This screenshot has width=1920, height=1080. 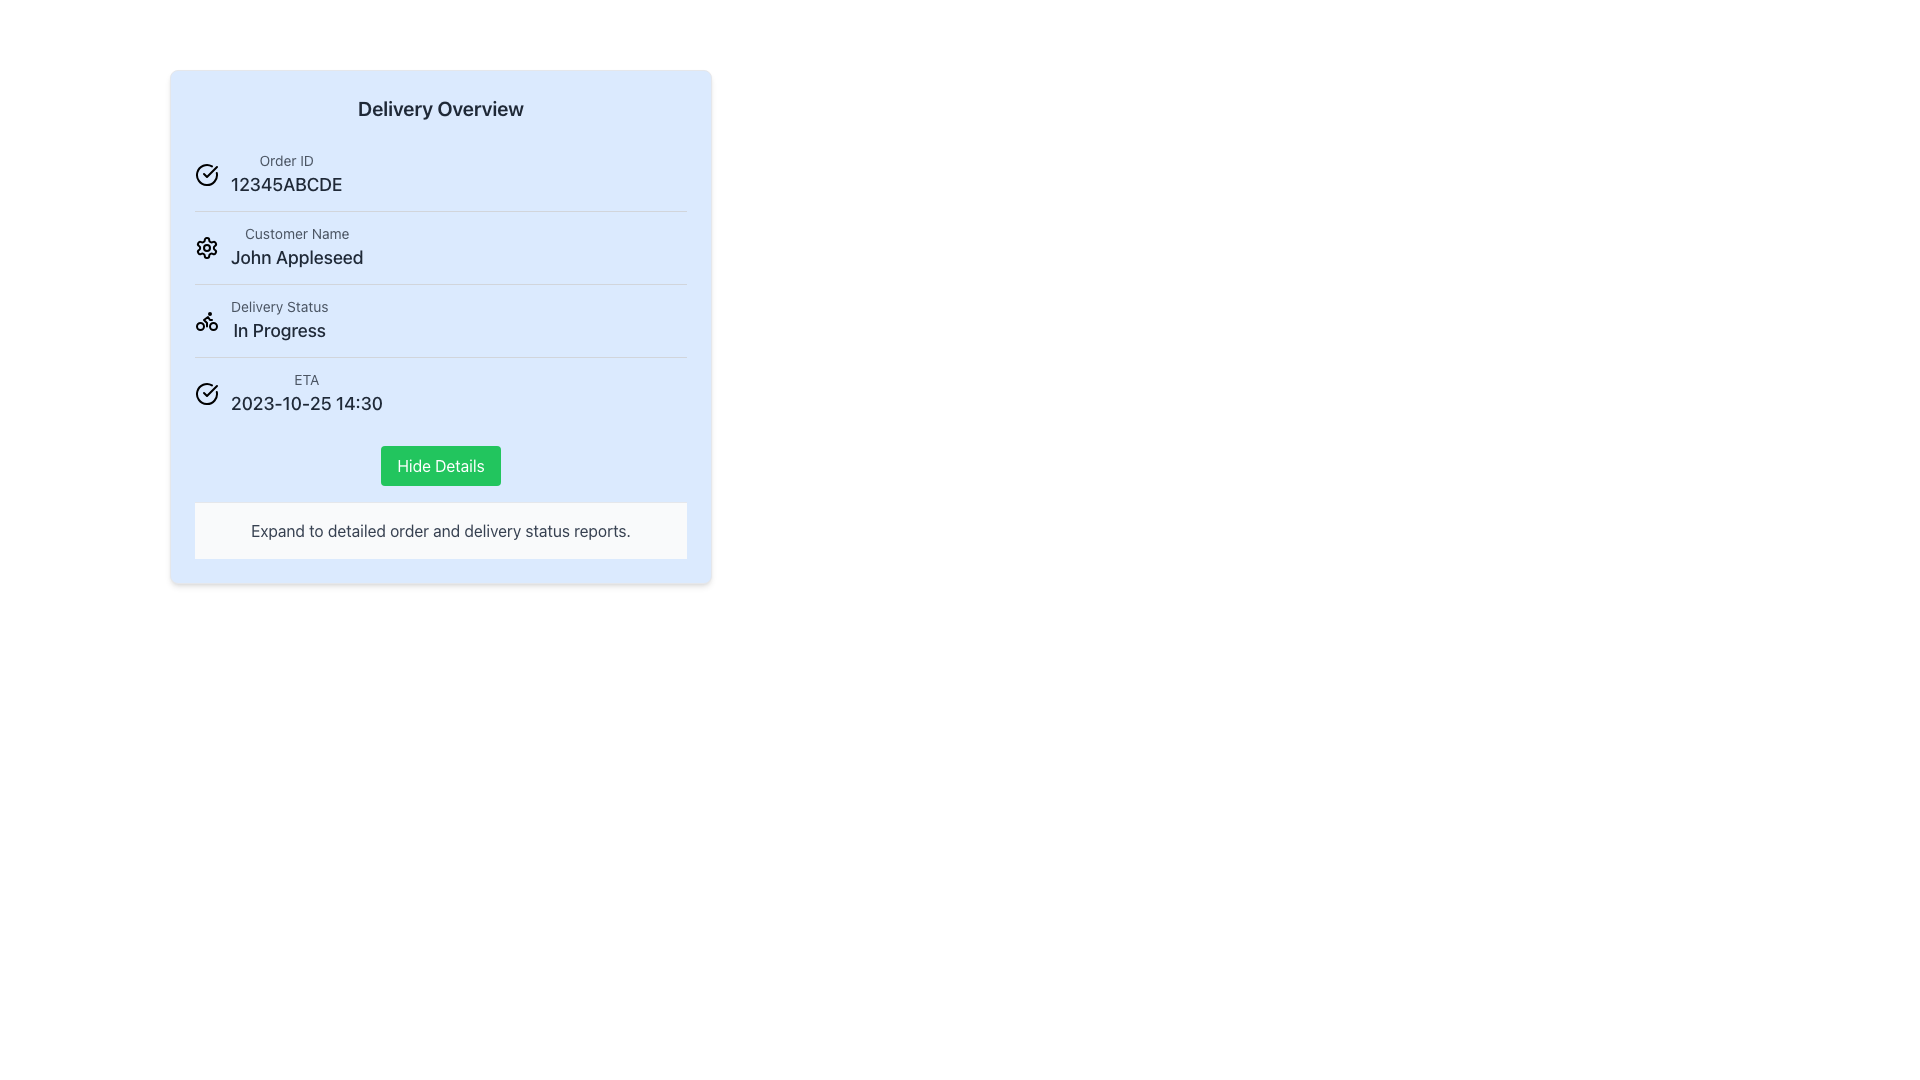 What do you see at coordinates (278, 330) in the screenshot?
I see `the 'In Progress' text label element, which is a bold status indicator located below 'Delivery Status' within a card-like interface` at bounding box center [278, 330].